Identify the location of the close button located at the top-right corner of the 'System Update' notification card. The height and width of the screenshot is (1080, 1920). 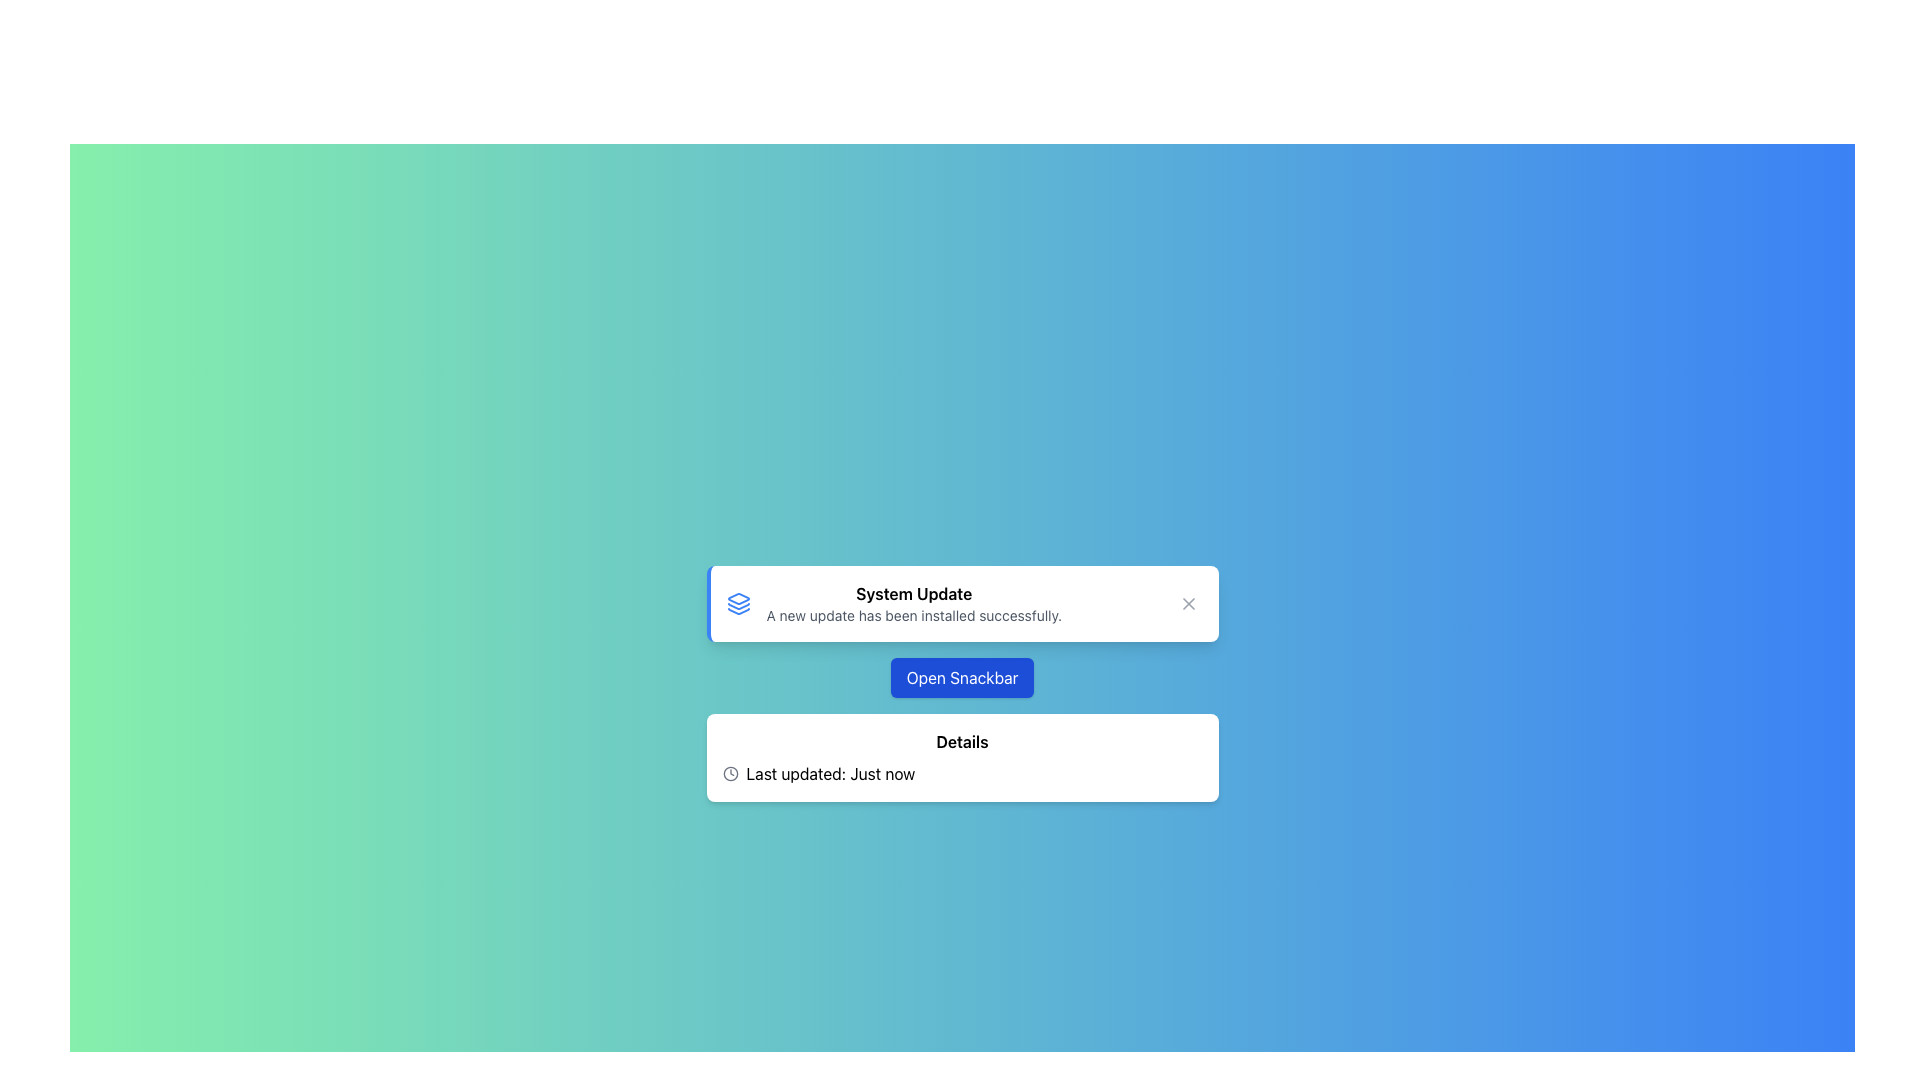
(1188, 603).